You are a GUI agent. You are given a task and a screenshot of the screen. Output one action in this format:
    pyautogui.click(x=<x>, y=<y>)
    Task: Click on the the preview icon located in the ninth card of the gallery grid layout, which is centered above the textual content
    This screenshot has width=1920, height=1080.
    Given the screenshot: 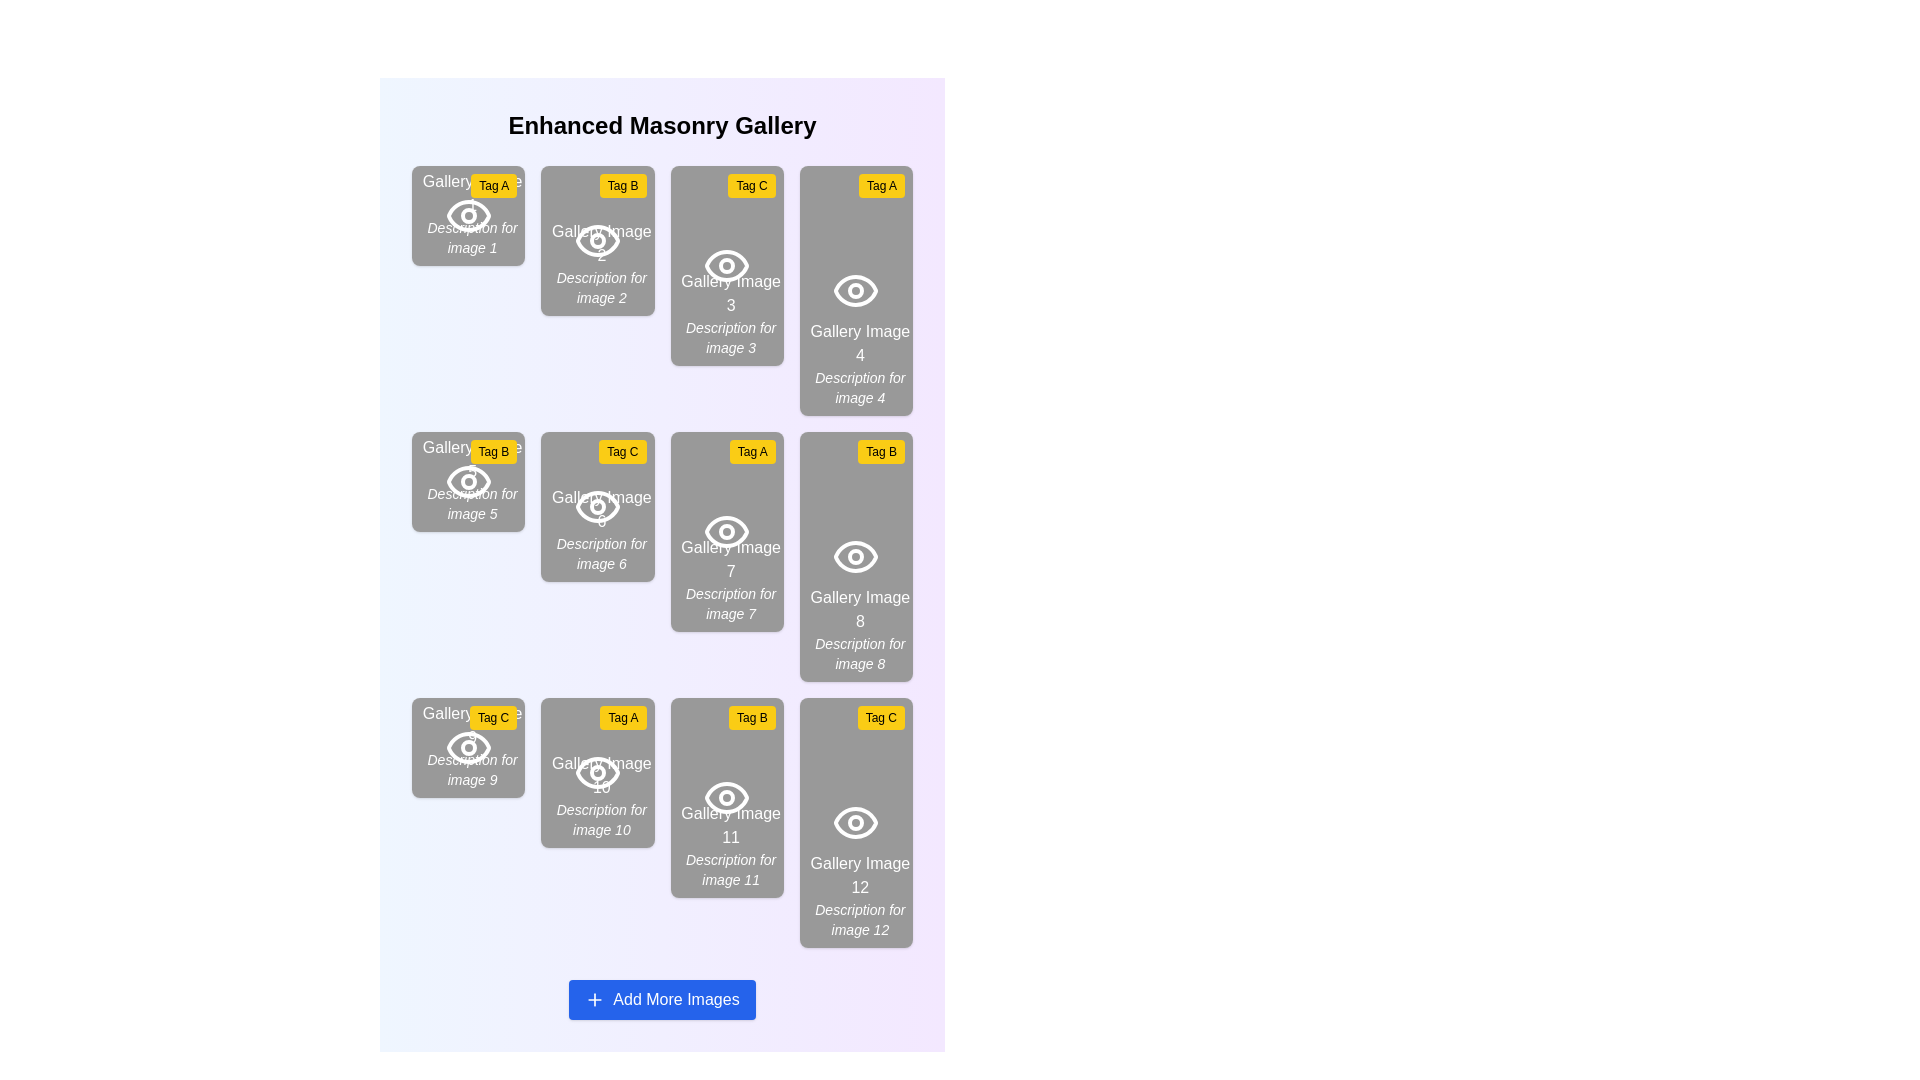 What is the action you would take?
    pyautogui.click(x=467, y=748)
    